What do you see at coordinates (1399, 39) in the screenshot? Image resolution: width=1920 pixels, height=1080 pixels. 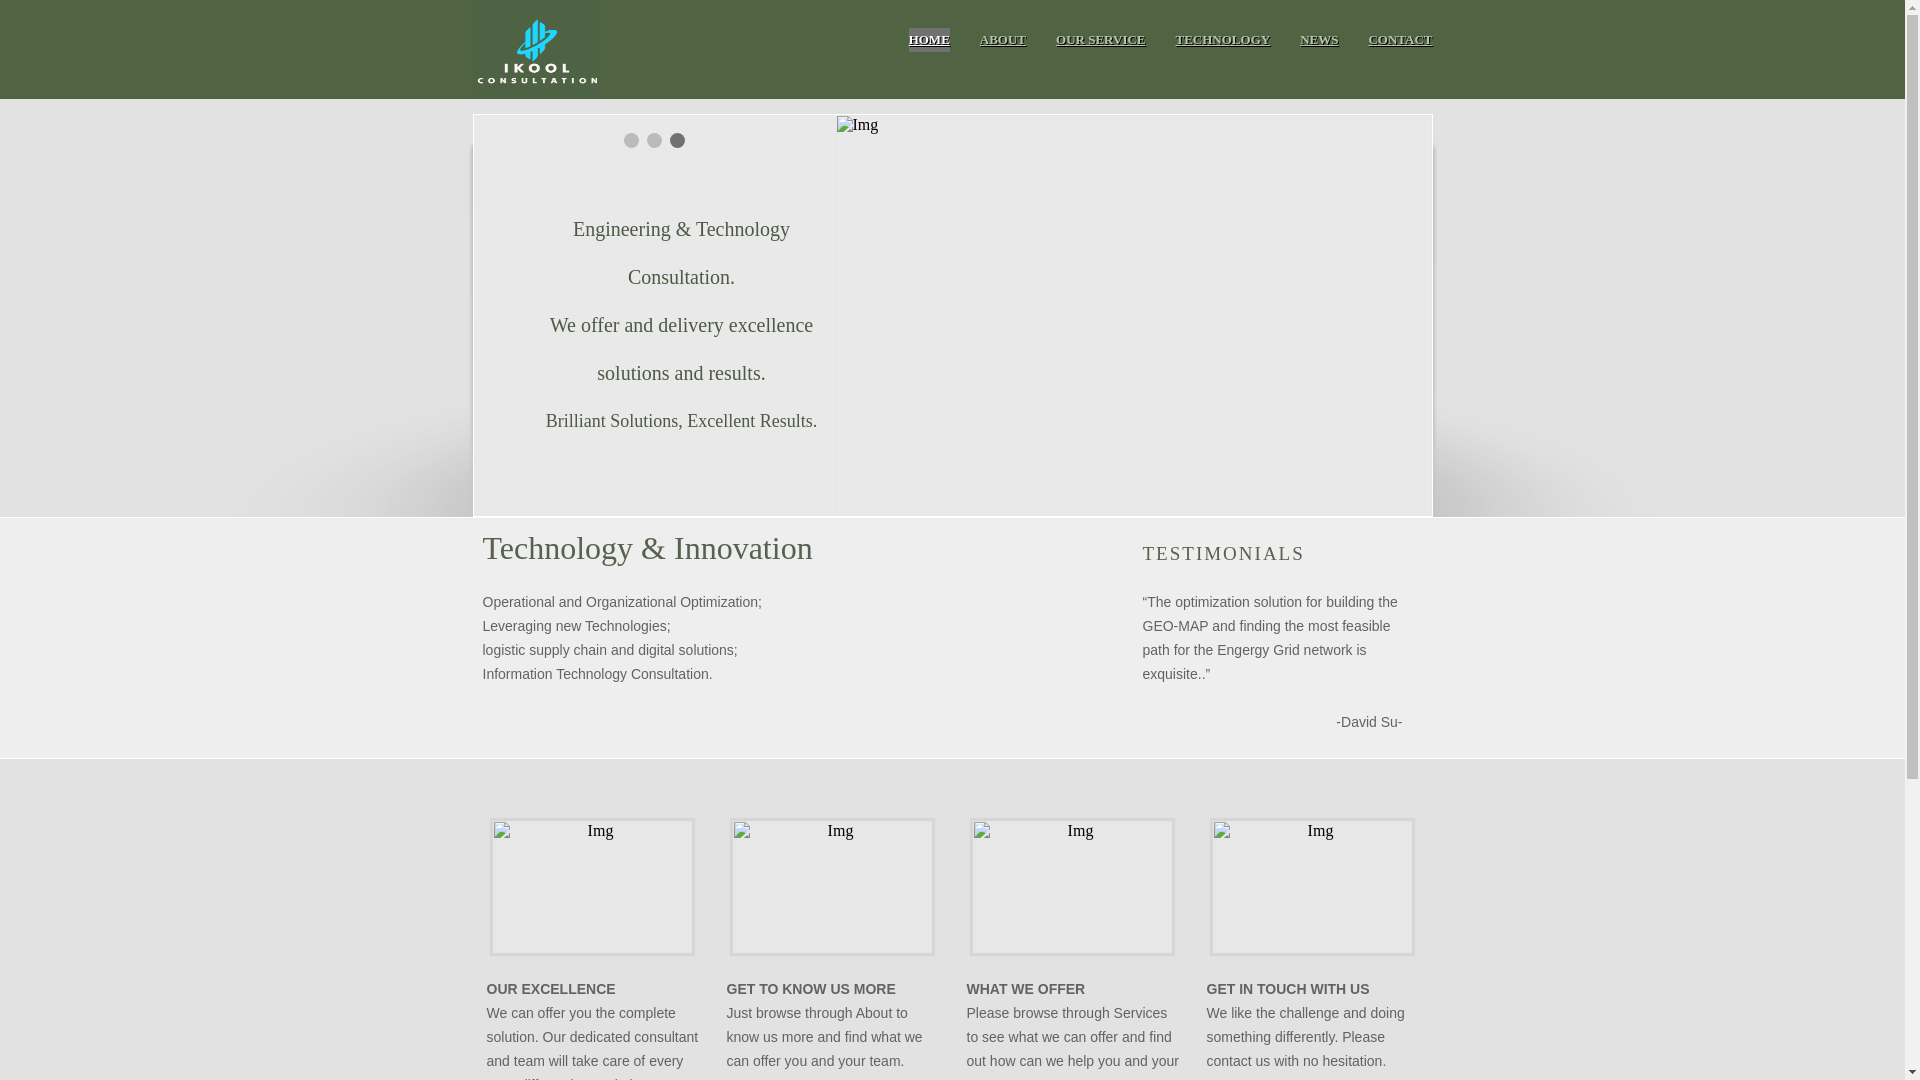 I see `'CONTACT'` at bounding box center [1399, 39].